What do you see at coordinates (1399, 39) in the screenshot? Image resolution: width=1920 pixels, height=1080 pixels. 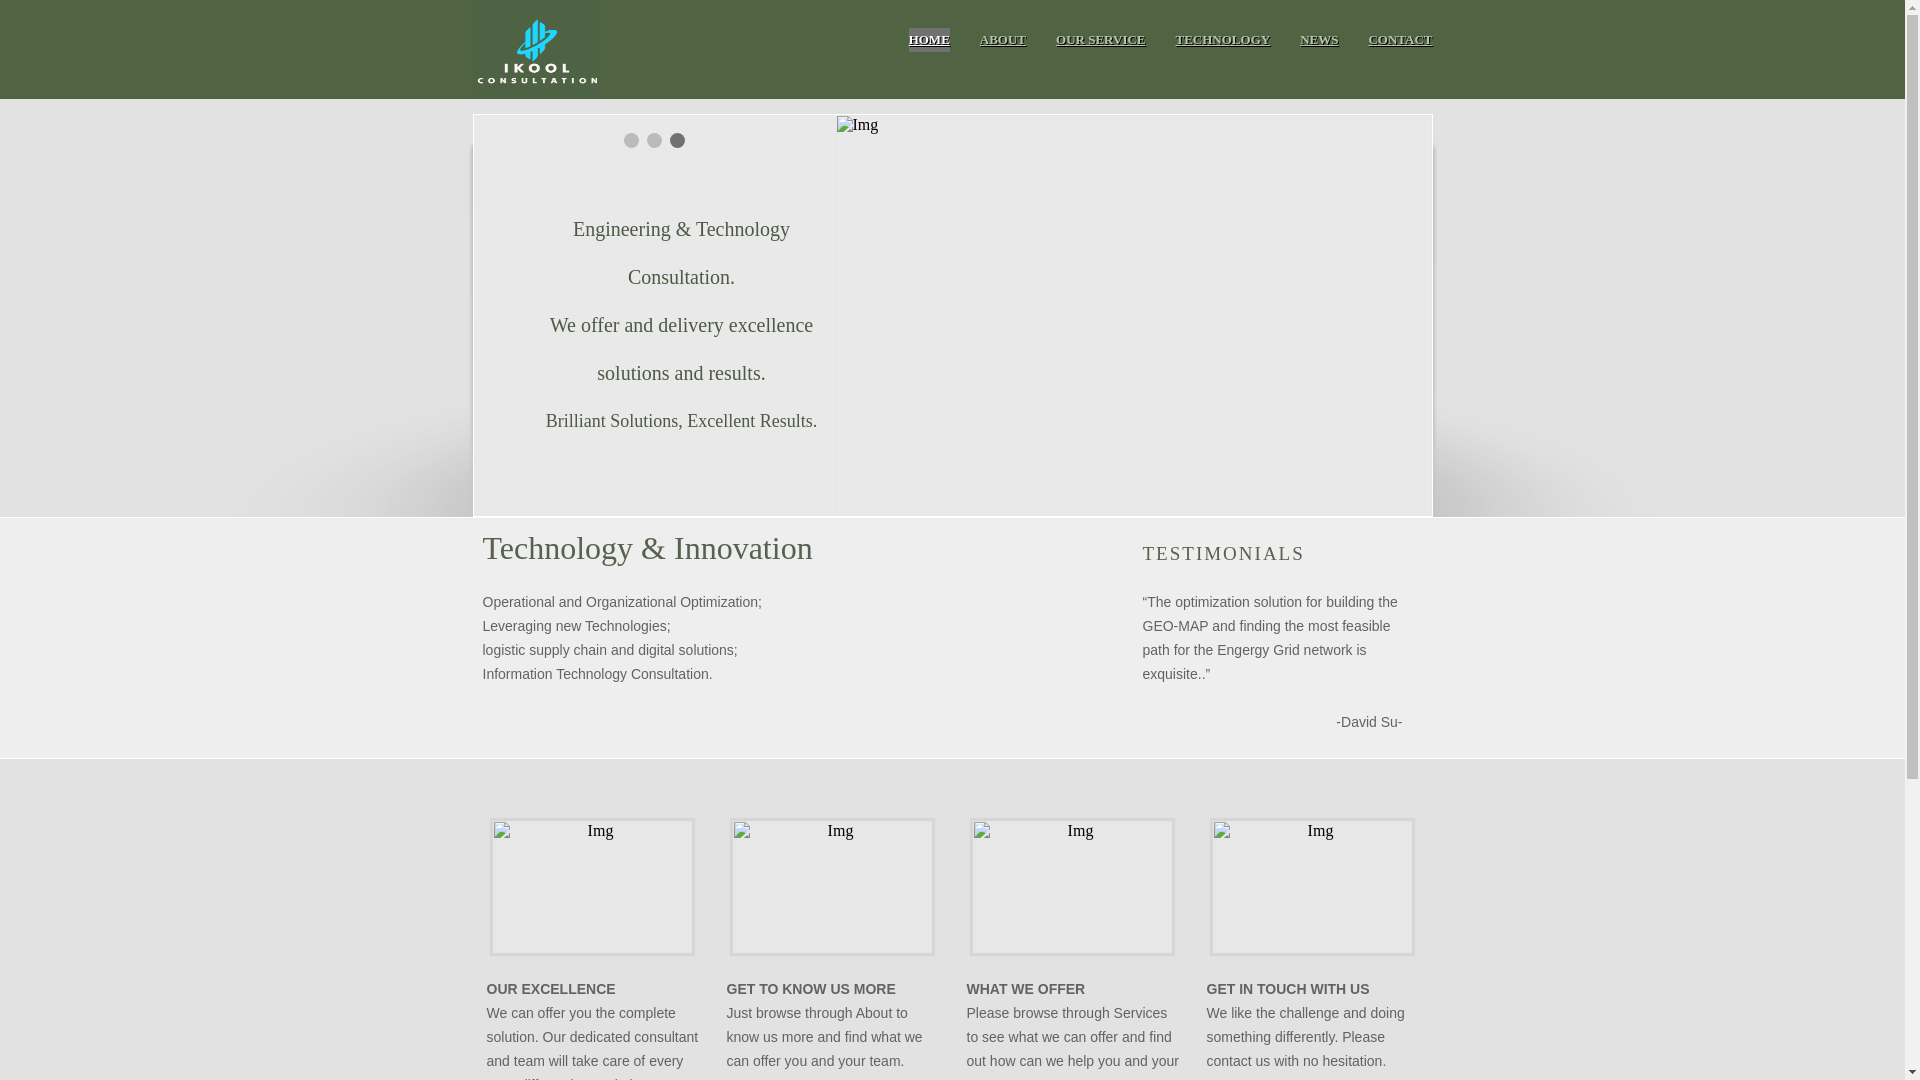 I see `'CONTACT'` at bounding box center [1399, 39].